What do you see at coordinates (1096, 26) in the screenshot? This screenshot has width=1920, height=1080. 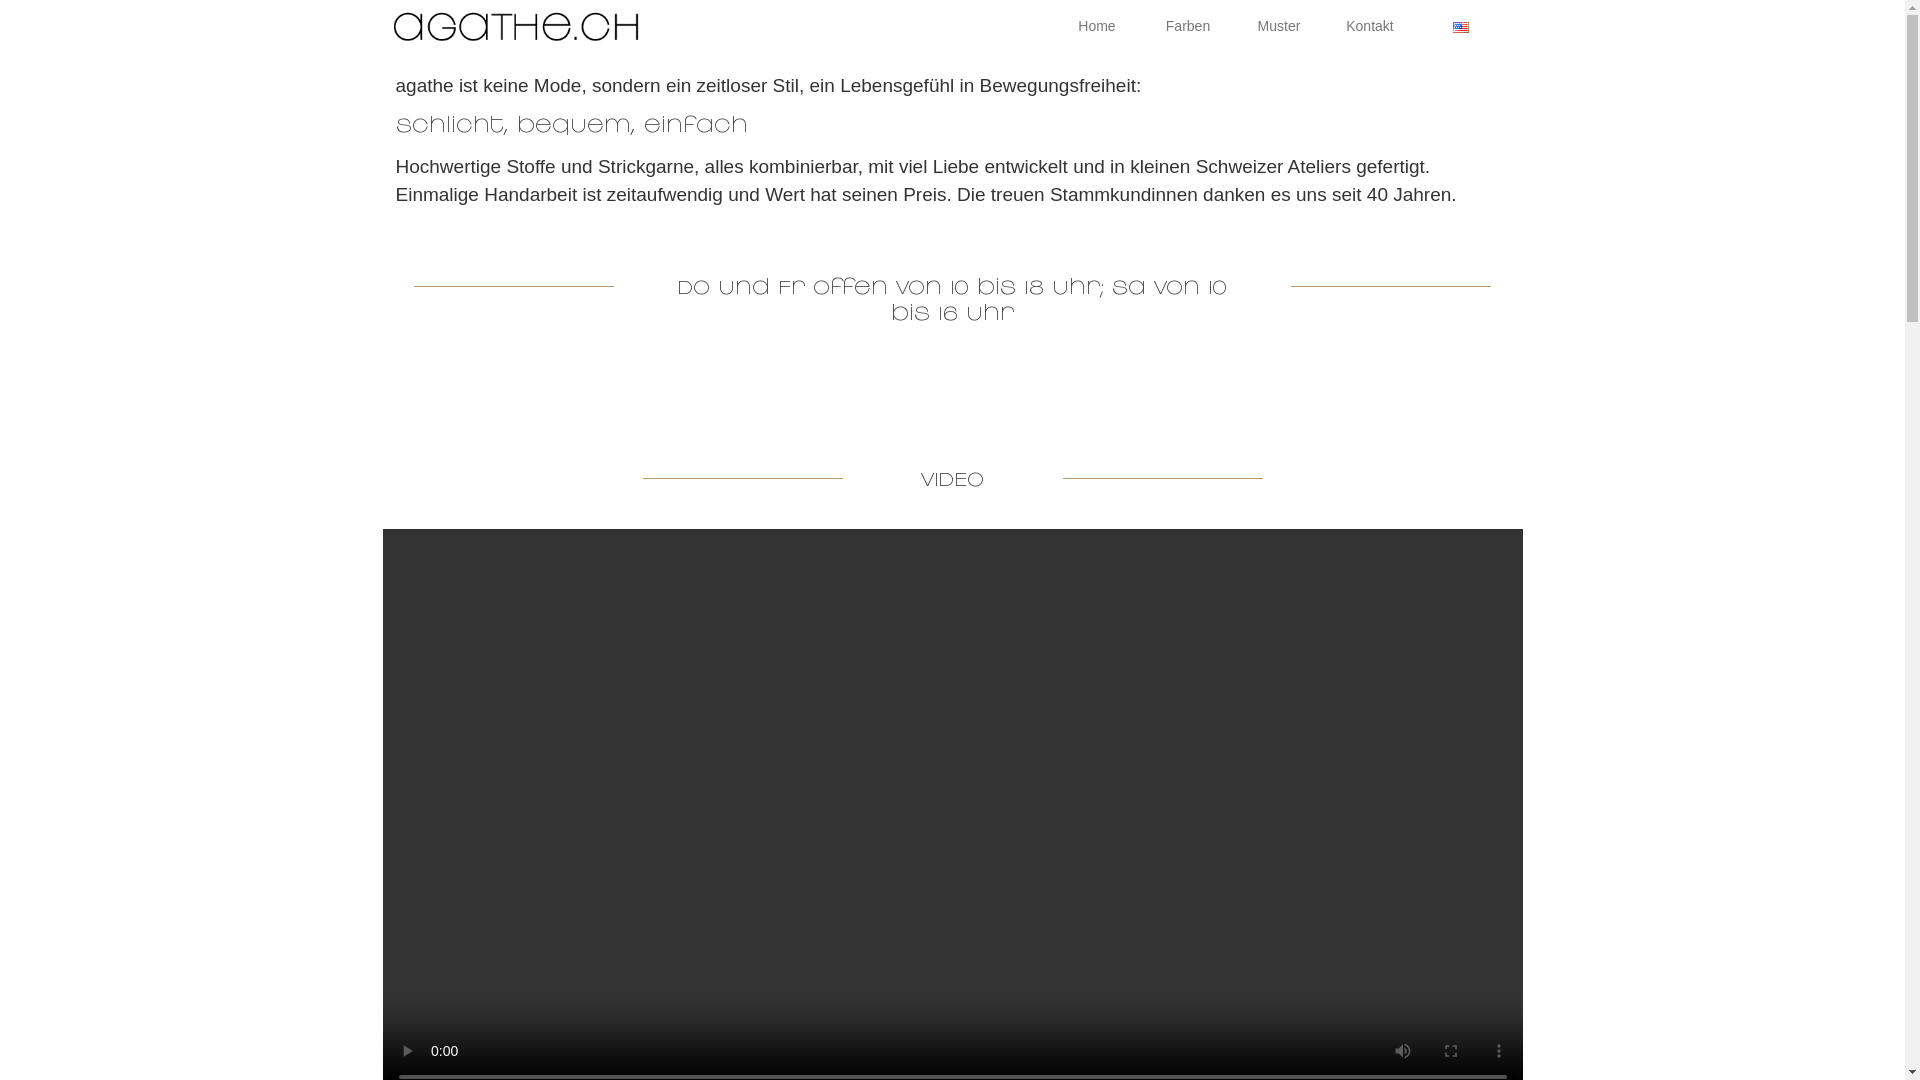 I see `'Home'` at bounding box center [1096, 26].